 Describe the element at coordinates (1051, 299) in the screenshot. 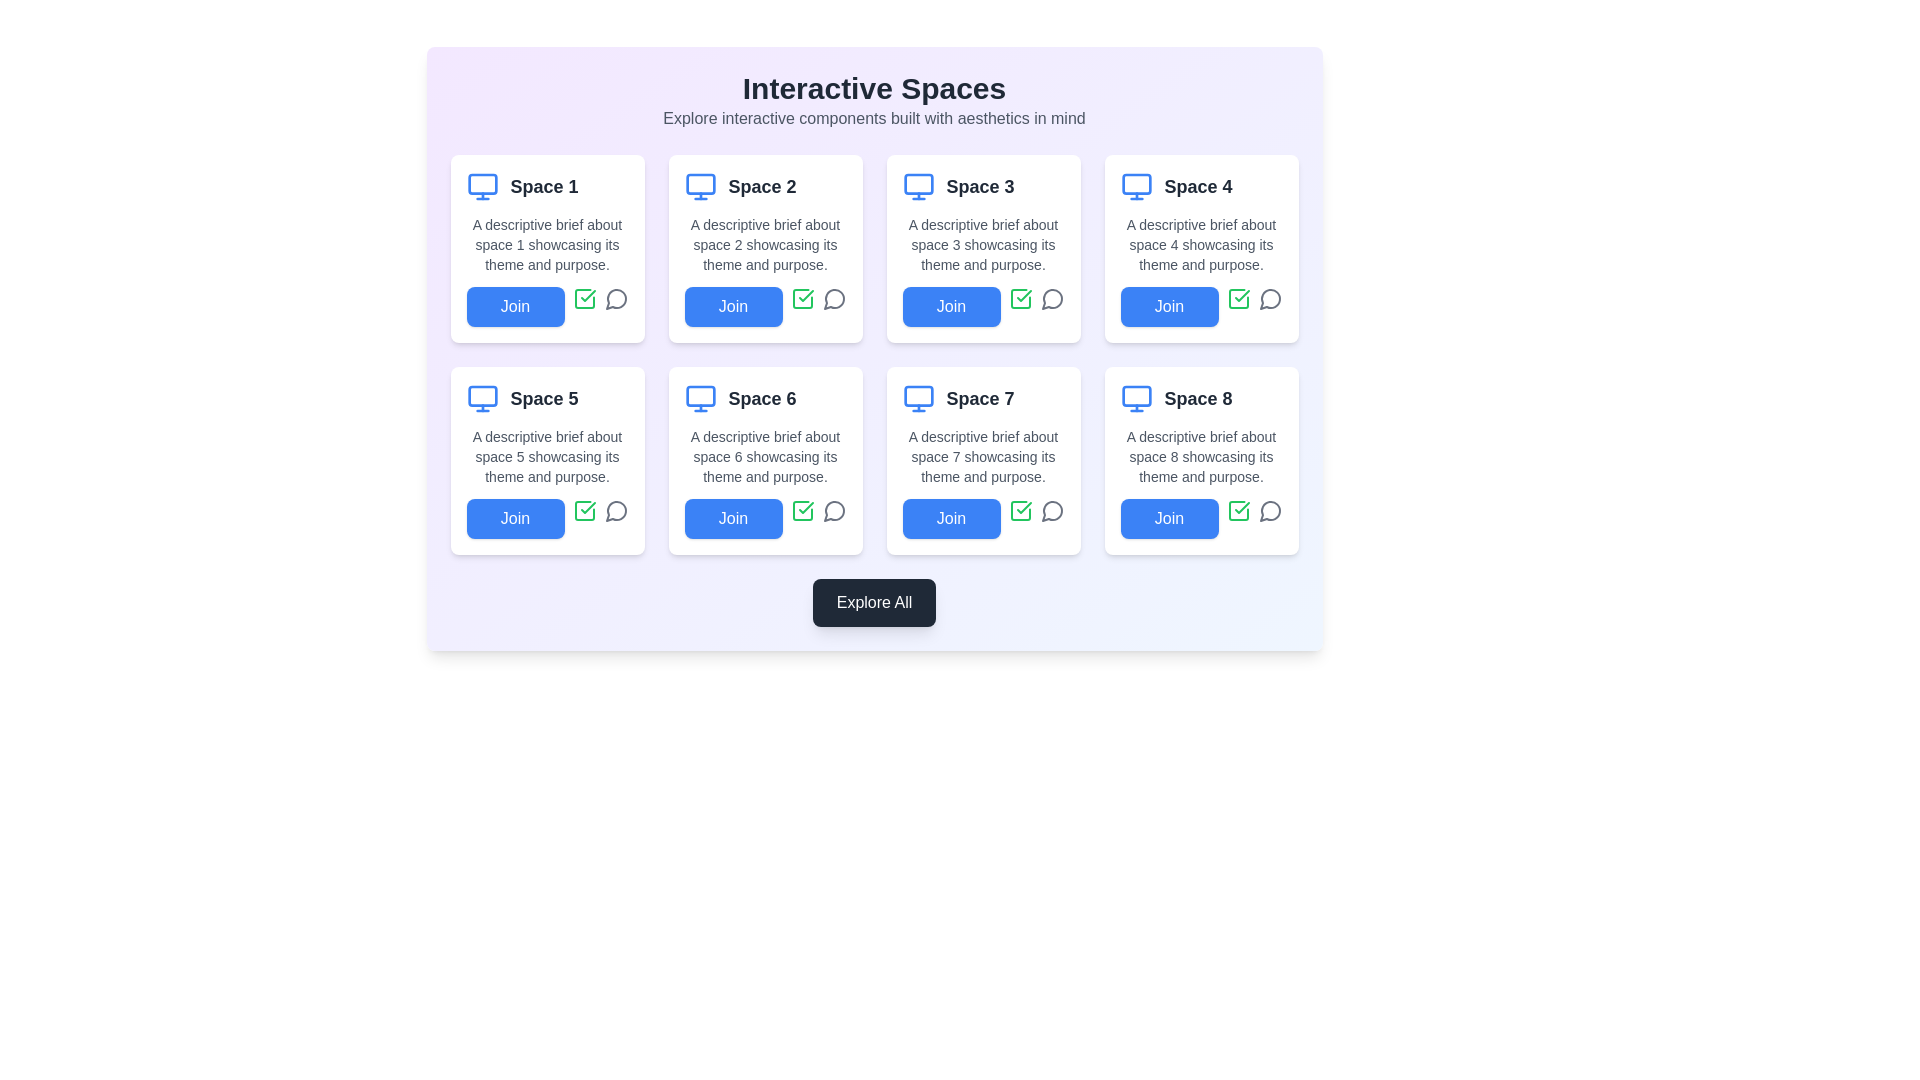

I see `the commenting or messaging icon located at the bottom of the 'Space 3' card under 'Interactive Spaces'` at that location.